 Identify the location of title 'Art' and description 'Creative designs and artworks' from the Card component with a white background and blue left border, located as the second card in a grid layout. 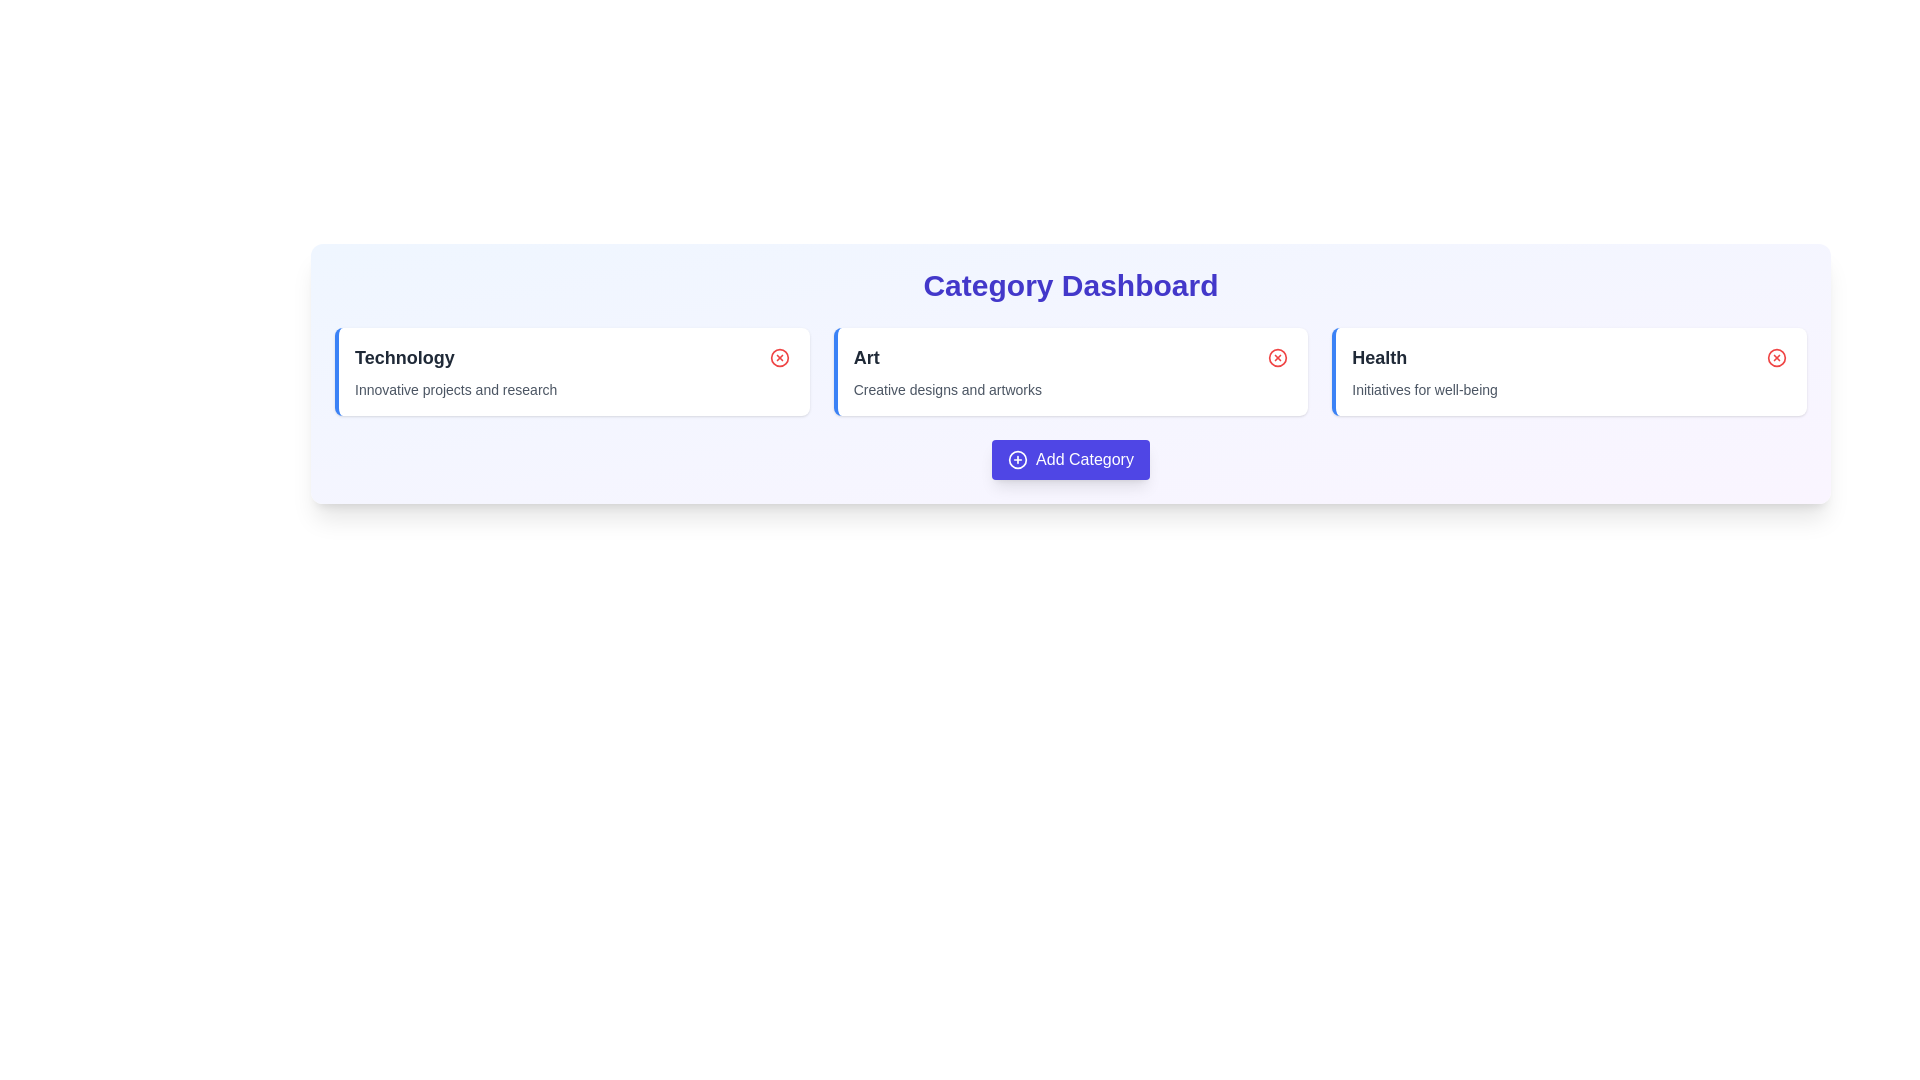
(1069, 371).